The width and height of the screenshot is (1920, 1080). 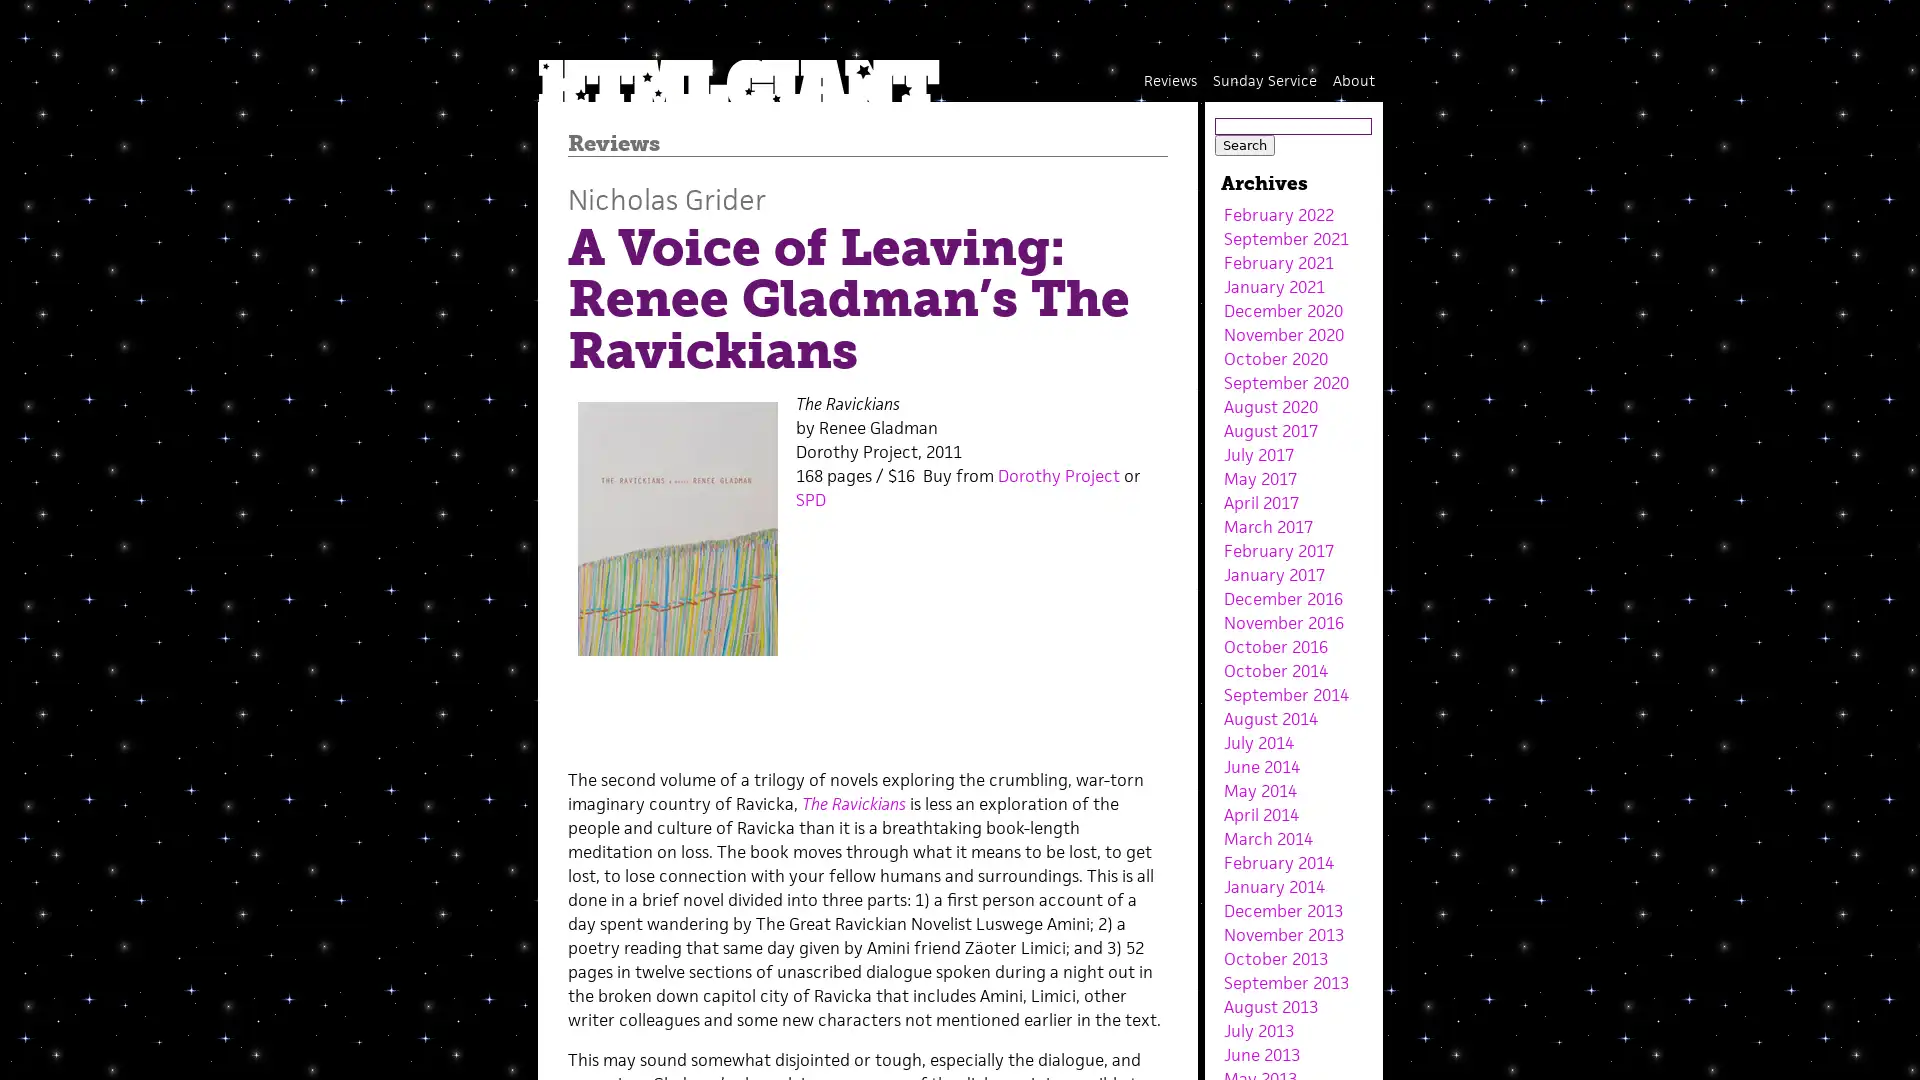 I want to click on Search, so click(x=1242, y=143).